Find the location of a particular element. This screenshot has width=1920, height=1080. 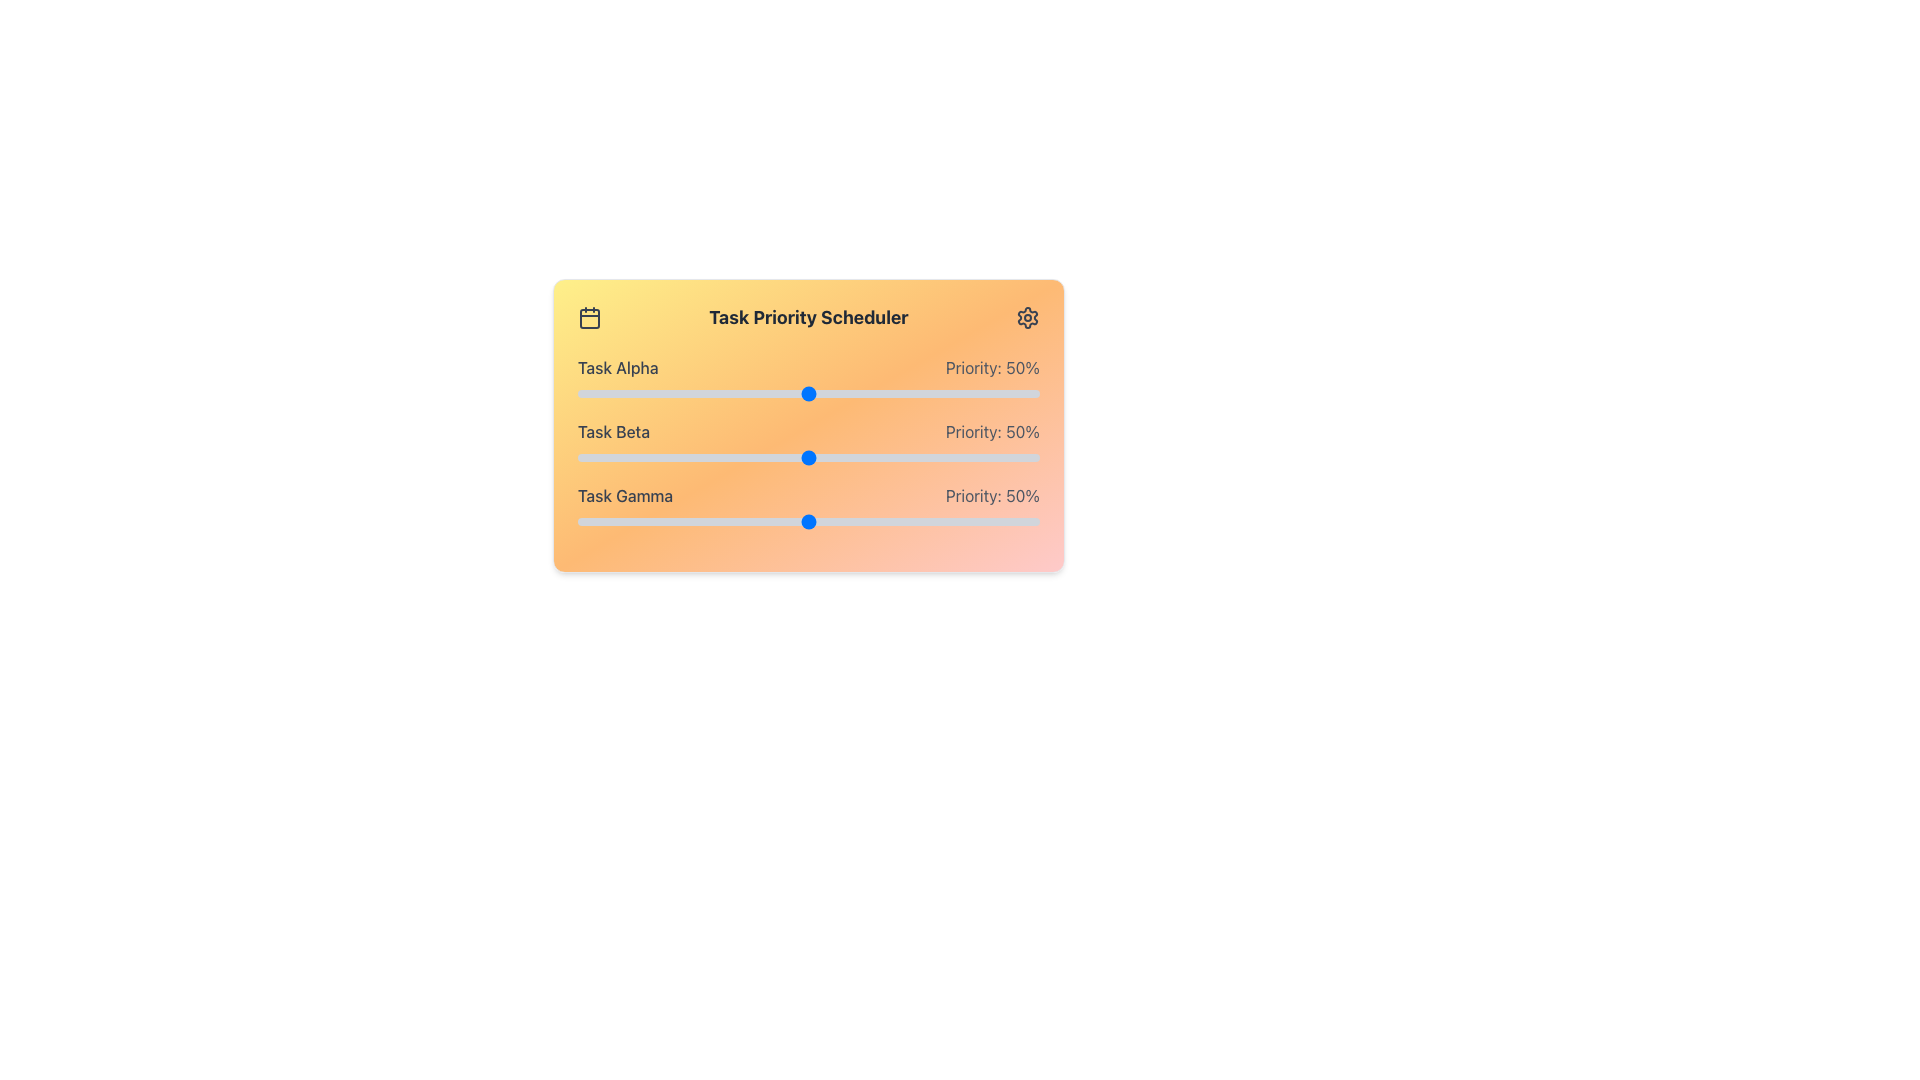

the Composite element displaying 'Task Alpha' with its priority value of 50% is located at coordinates (809, 380).